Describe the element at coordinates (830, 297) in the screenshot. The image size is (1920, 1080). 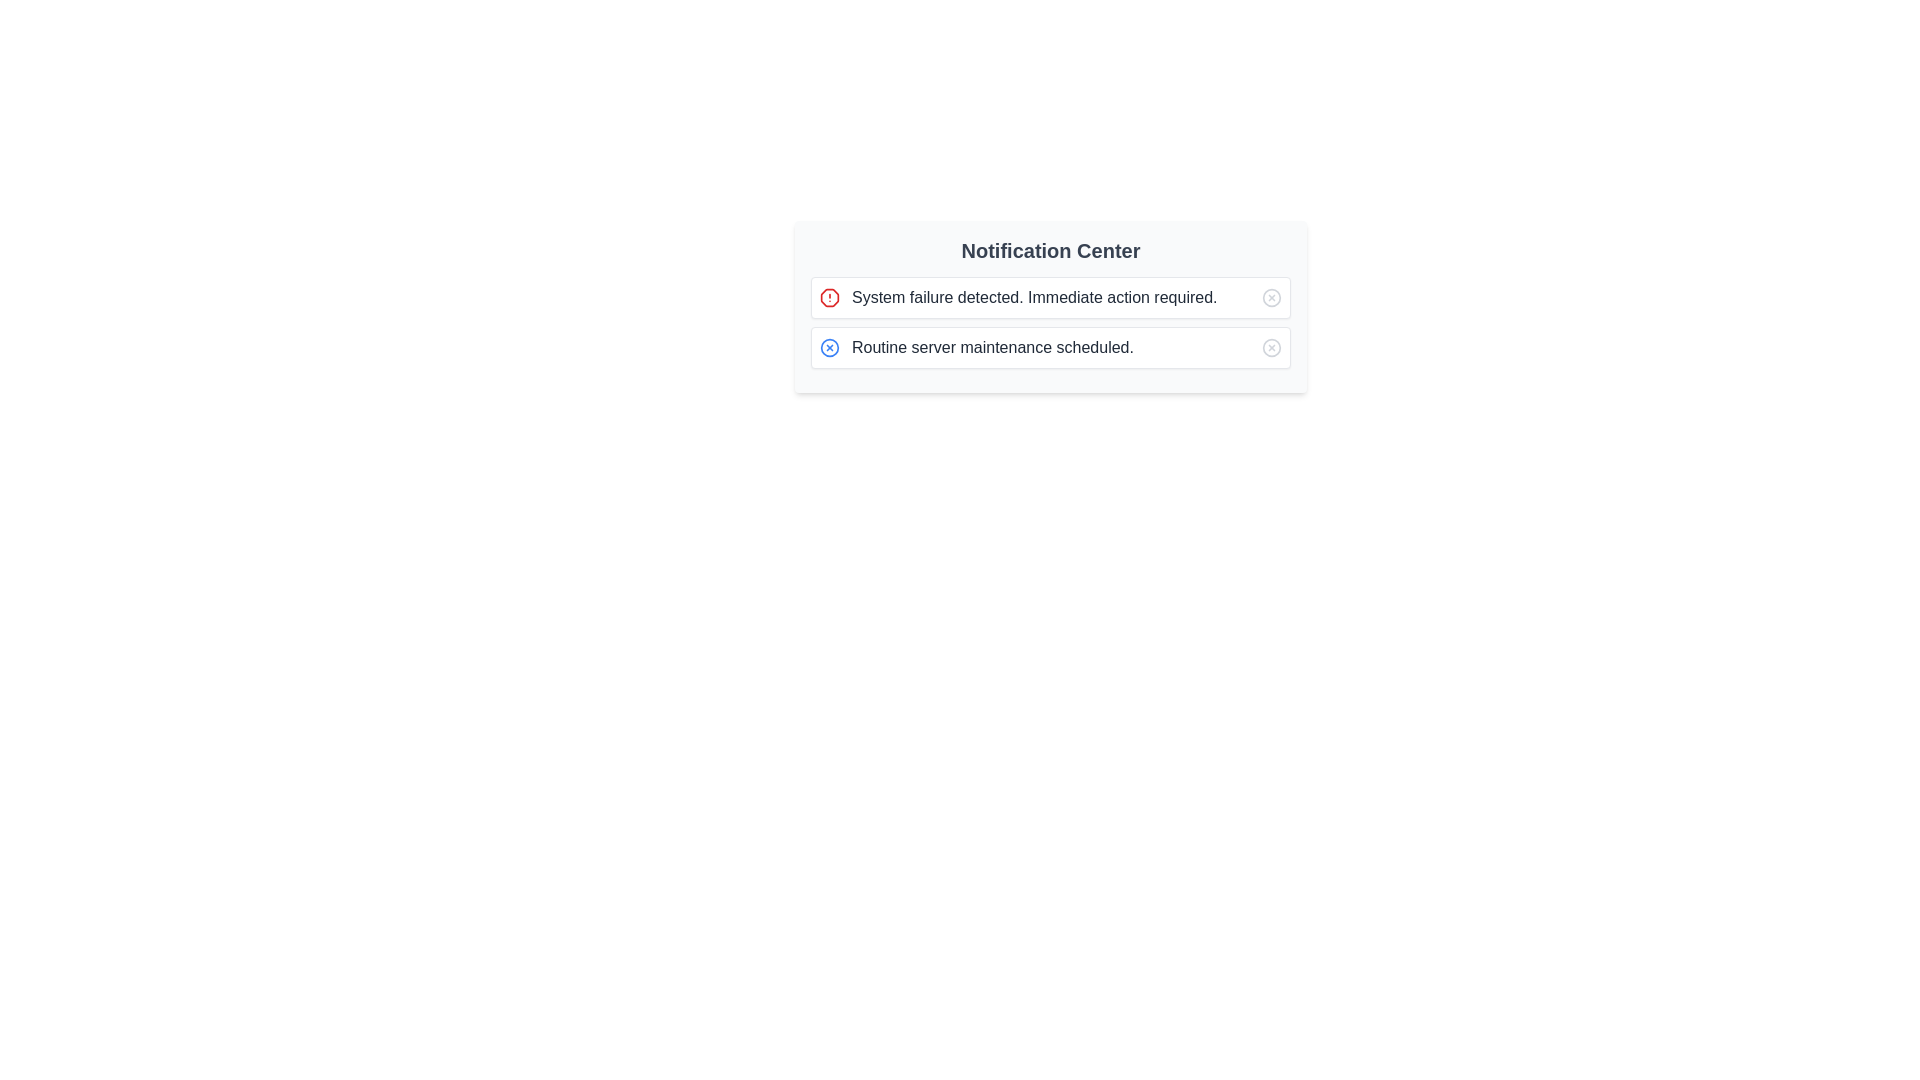
I see `the alert icon located to the left of the text 'System failure detected. Immediate action required' in the Notification Center` at that location.